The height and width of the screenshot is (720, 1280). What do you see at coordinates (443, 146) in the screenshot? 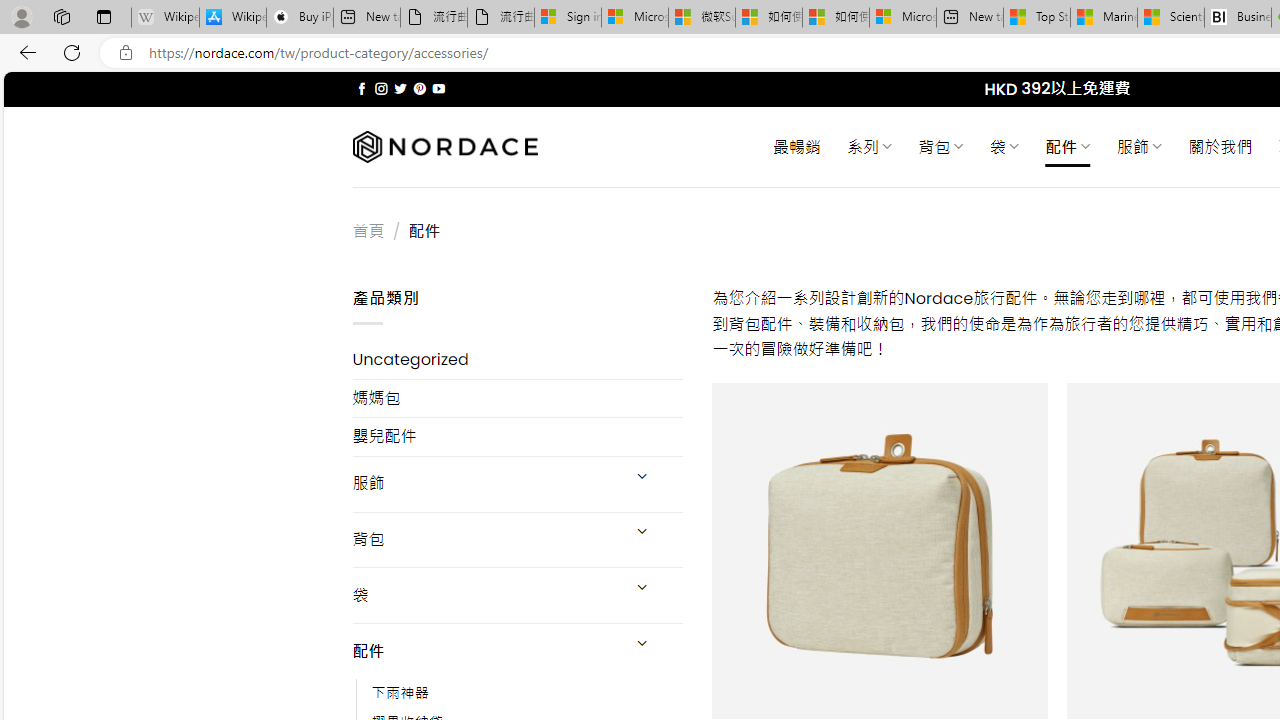
I see `'Nordace'` at bounding box center [443, 146].